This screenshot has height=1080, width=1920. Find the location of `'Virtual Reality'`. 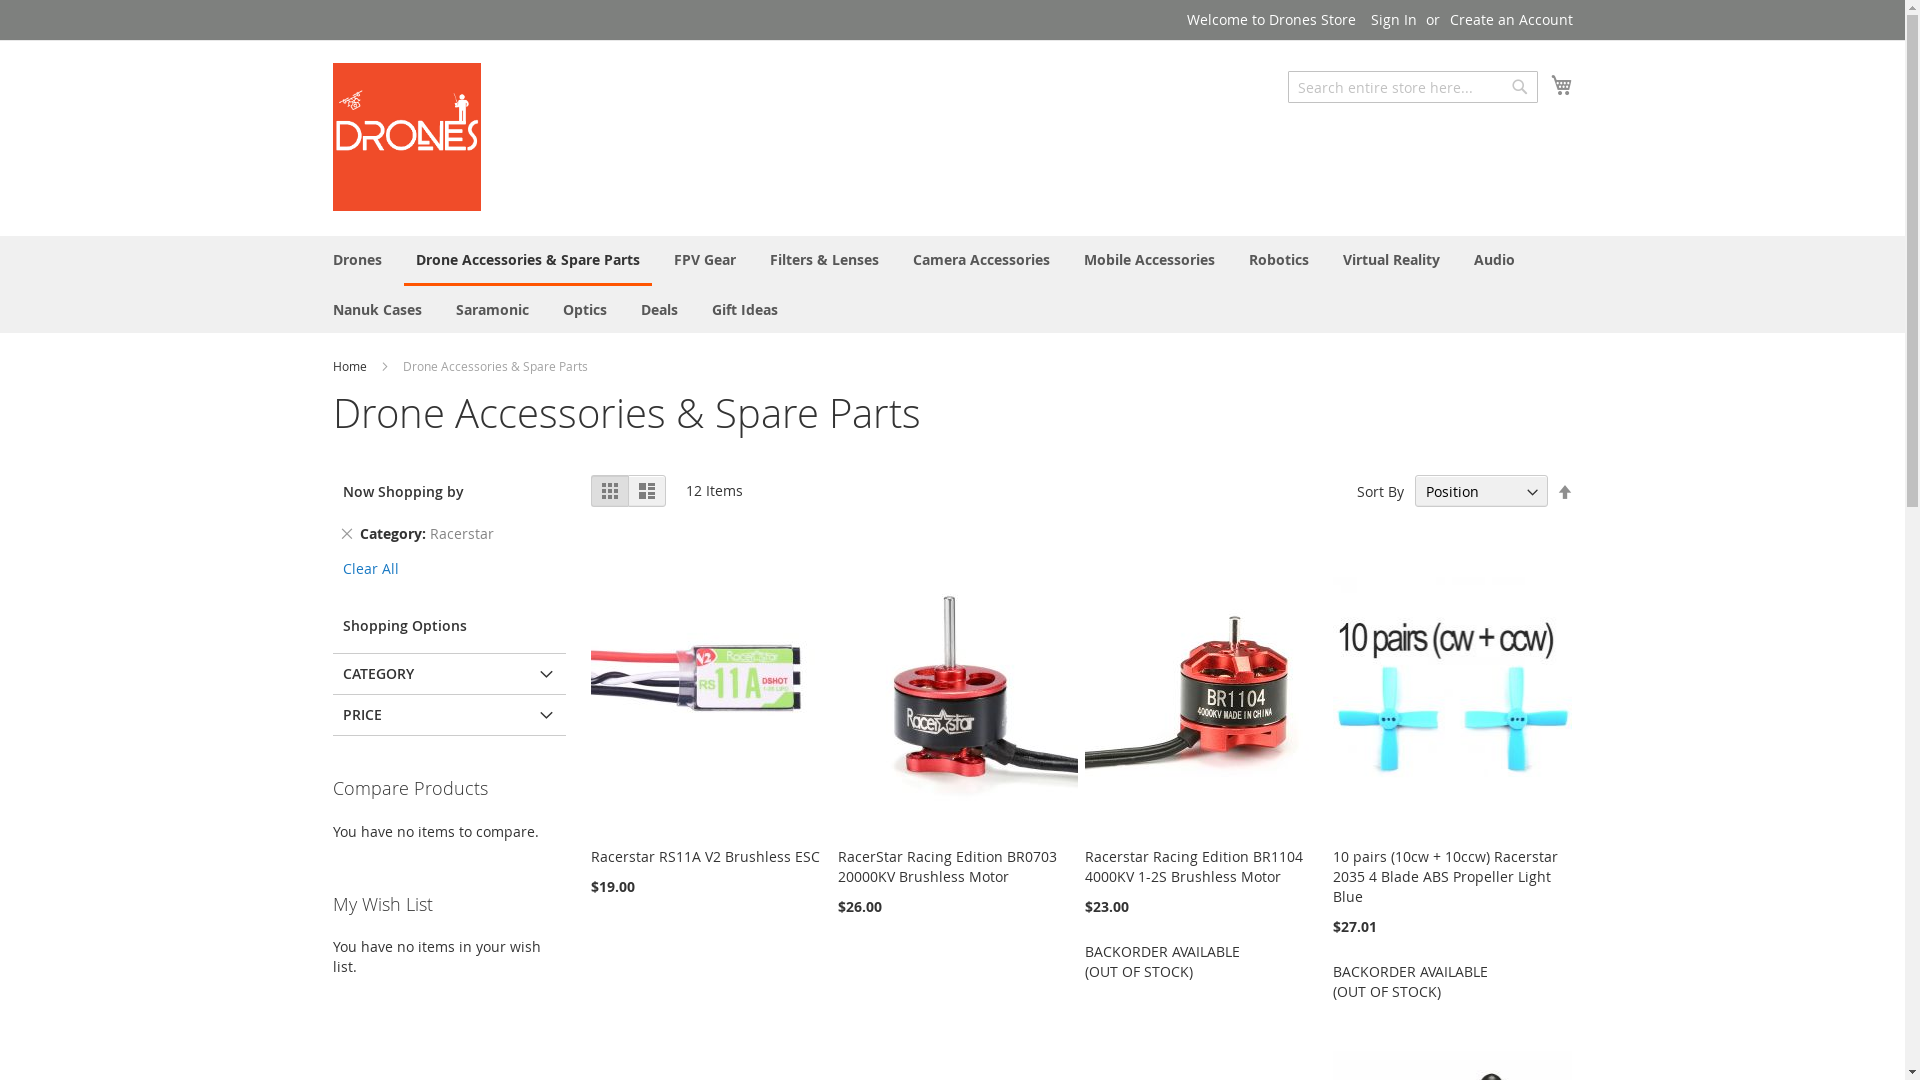

'Virtual Reality' is located at coordinates (1389, 258).